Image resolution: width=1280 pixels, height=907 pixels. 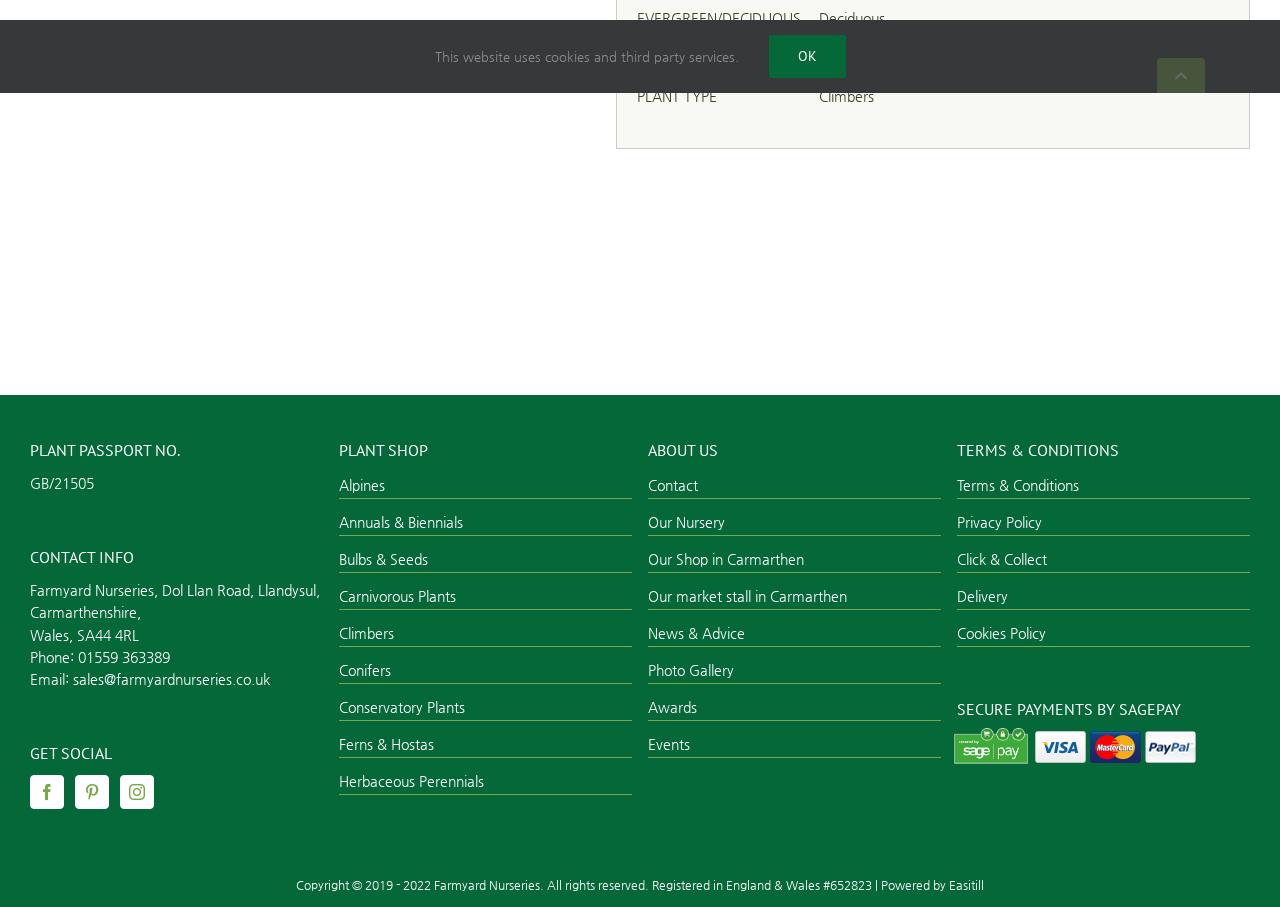 I want to click on 'Ferns & Hostas', so click(x=338, y=743).